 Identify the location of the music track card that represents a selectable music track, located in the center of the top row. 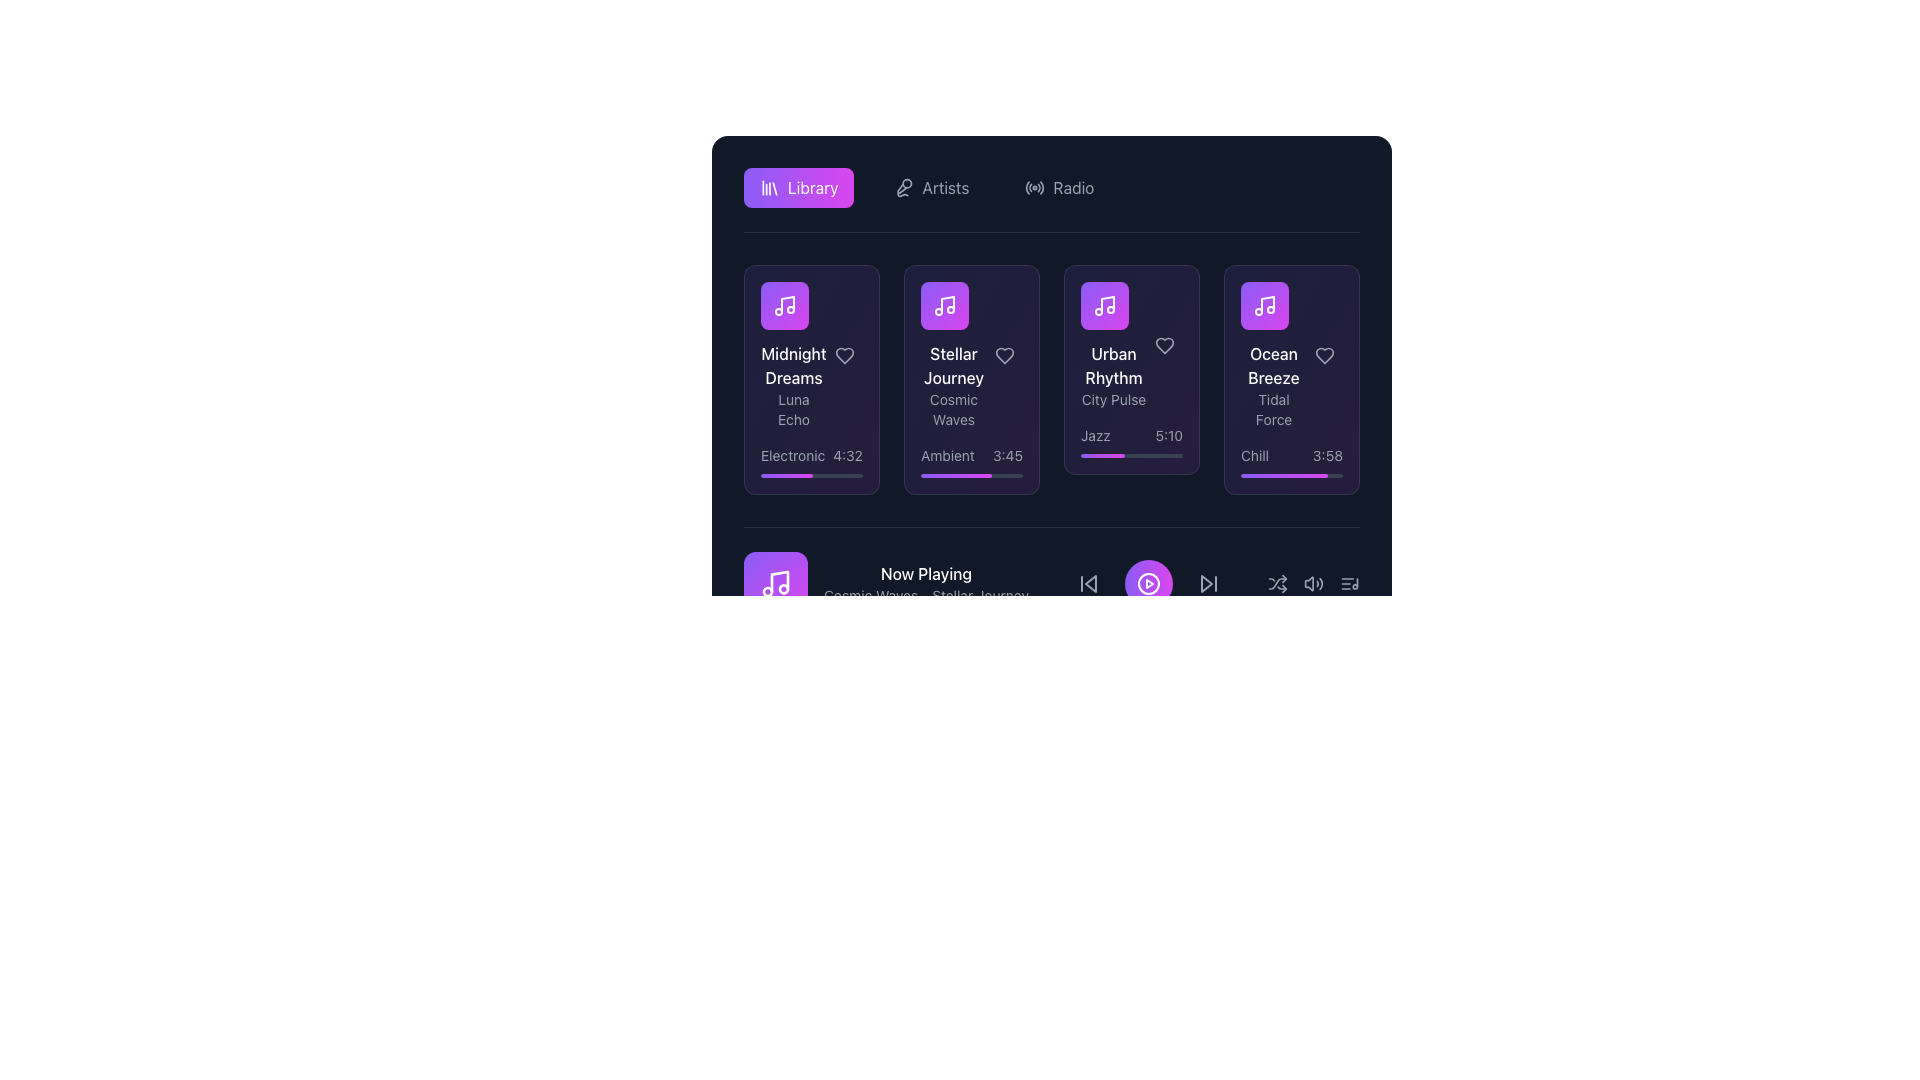
(953, 354).